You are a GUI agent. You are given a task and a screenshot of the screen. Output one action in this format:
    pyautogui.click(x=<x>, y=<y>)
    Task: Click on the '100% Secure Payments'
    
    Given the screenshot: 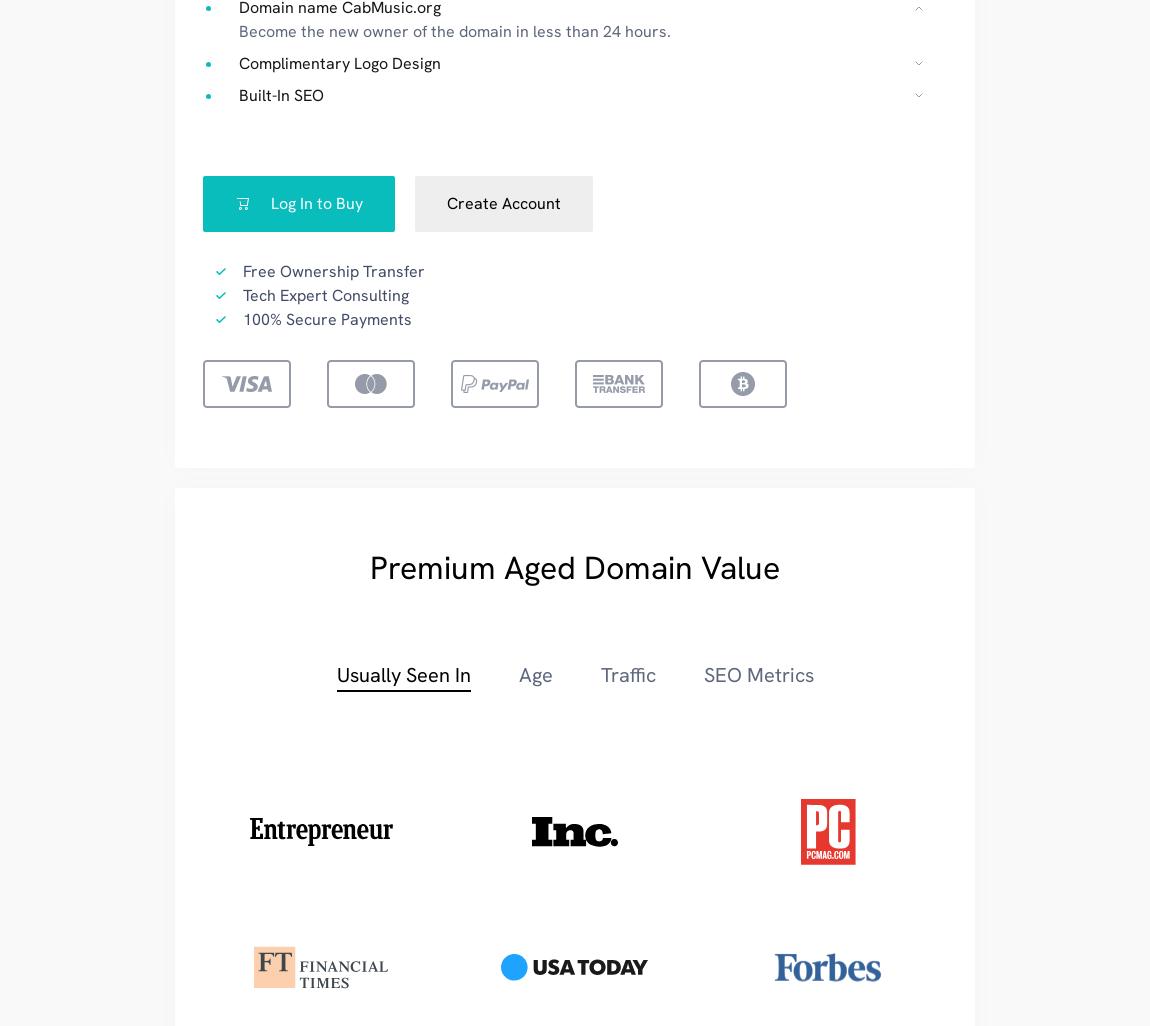 What is the action you would take?
    pyautogui.click(x=327, y=319)
    